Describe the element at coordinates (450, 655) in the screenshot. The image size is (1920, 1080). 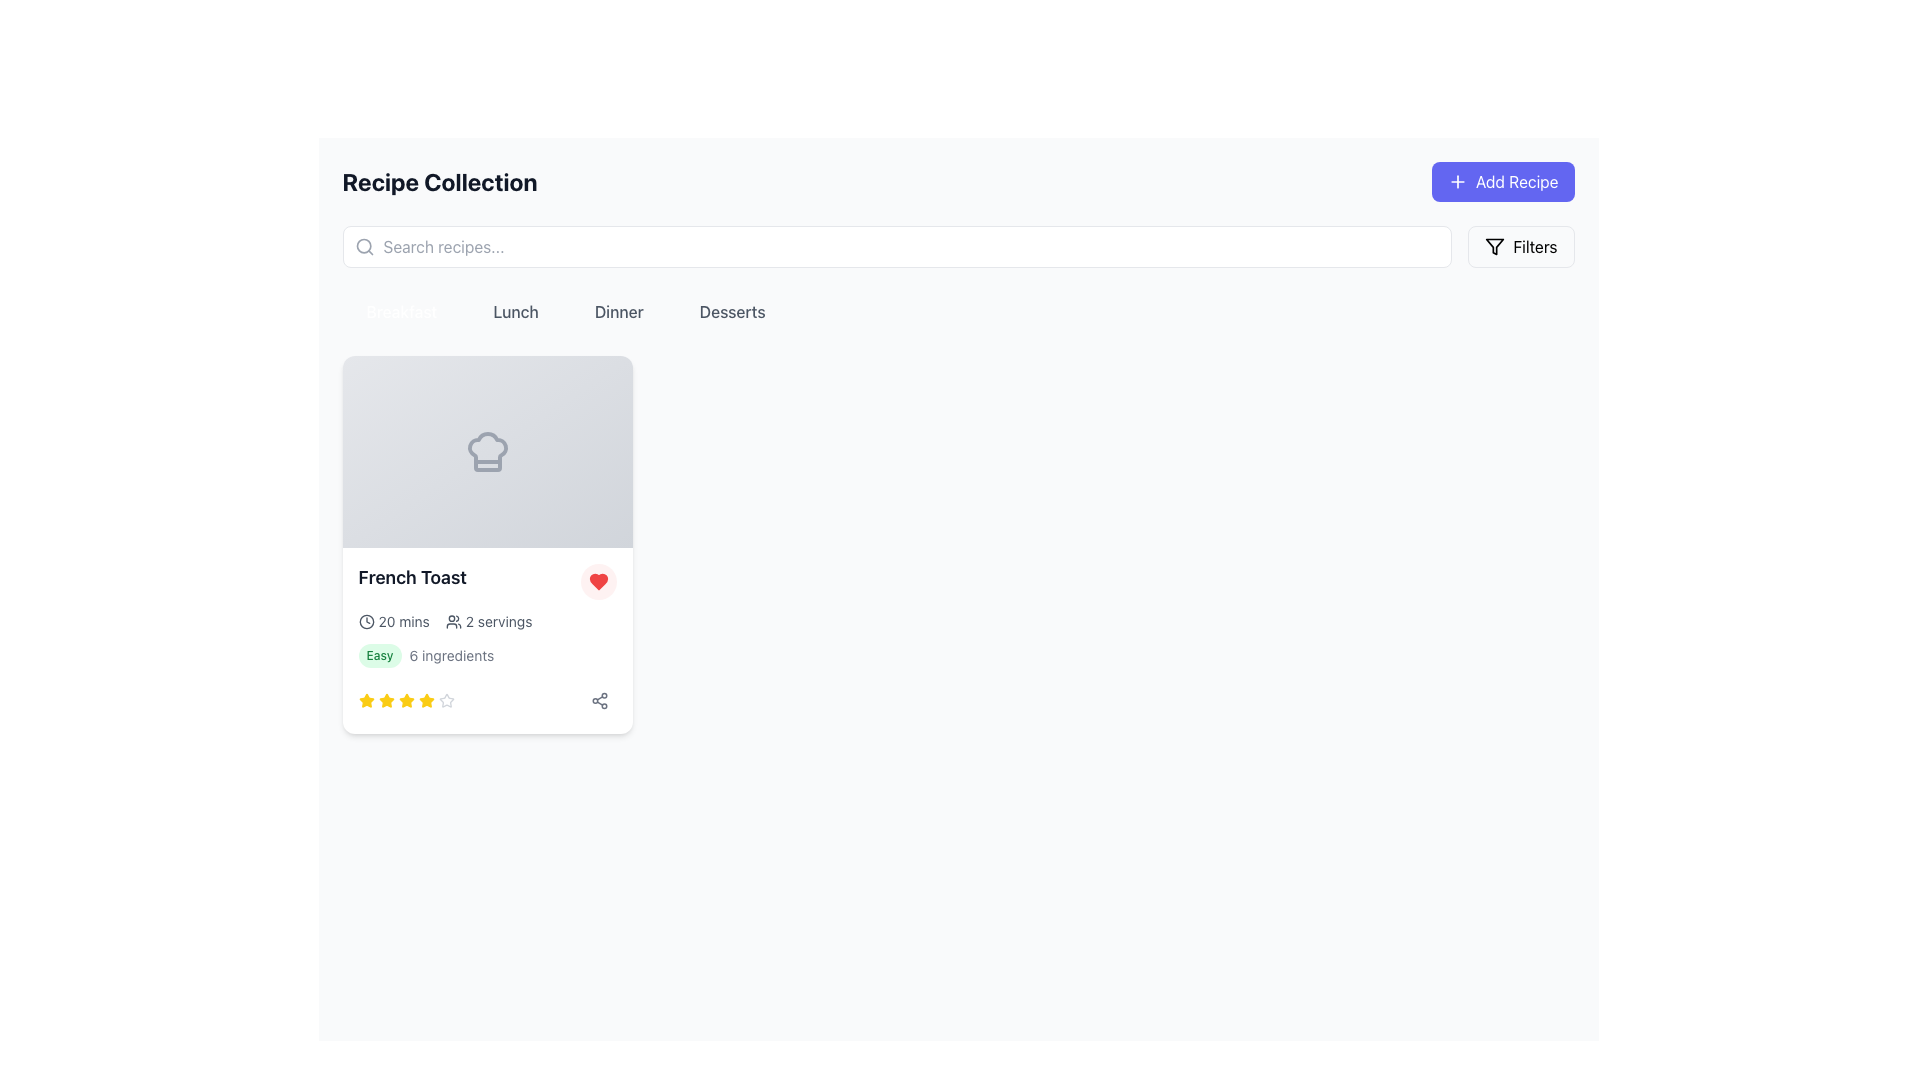
I see `the text label that reads '6 ingredients', which is part of the recipe details section located beneath the recipe title 'French Toast' and adjacent to the 'Easy' tag` at that location.